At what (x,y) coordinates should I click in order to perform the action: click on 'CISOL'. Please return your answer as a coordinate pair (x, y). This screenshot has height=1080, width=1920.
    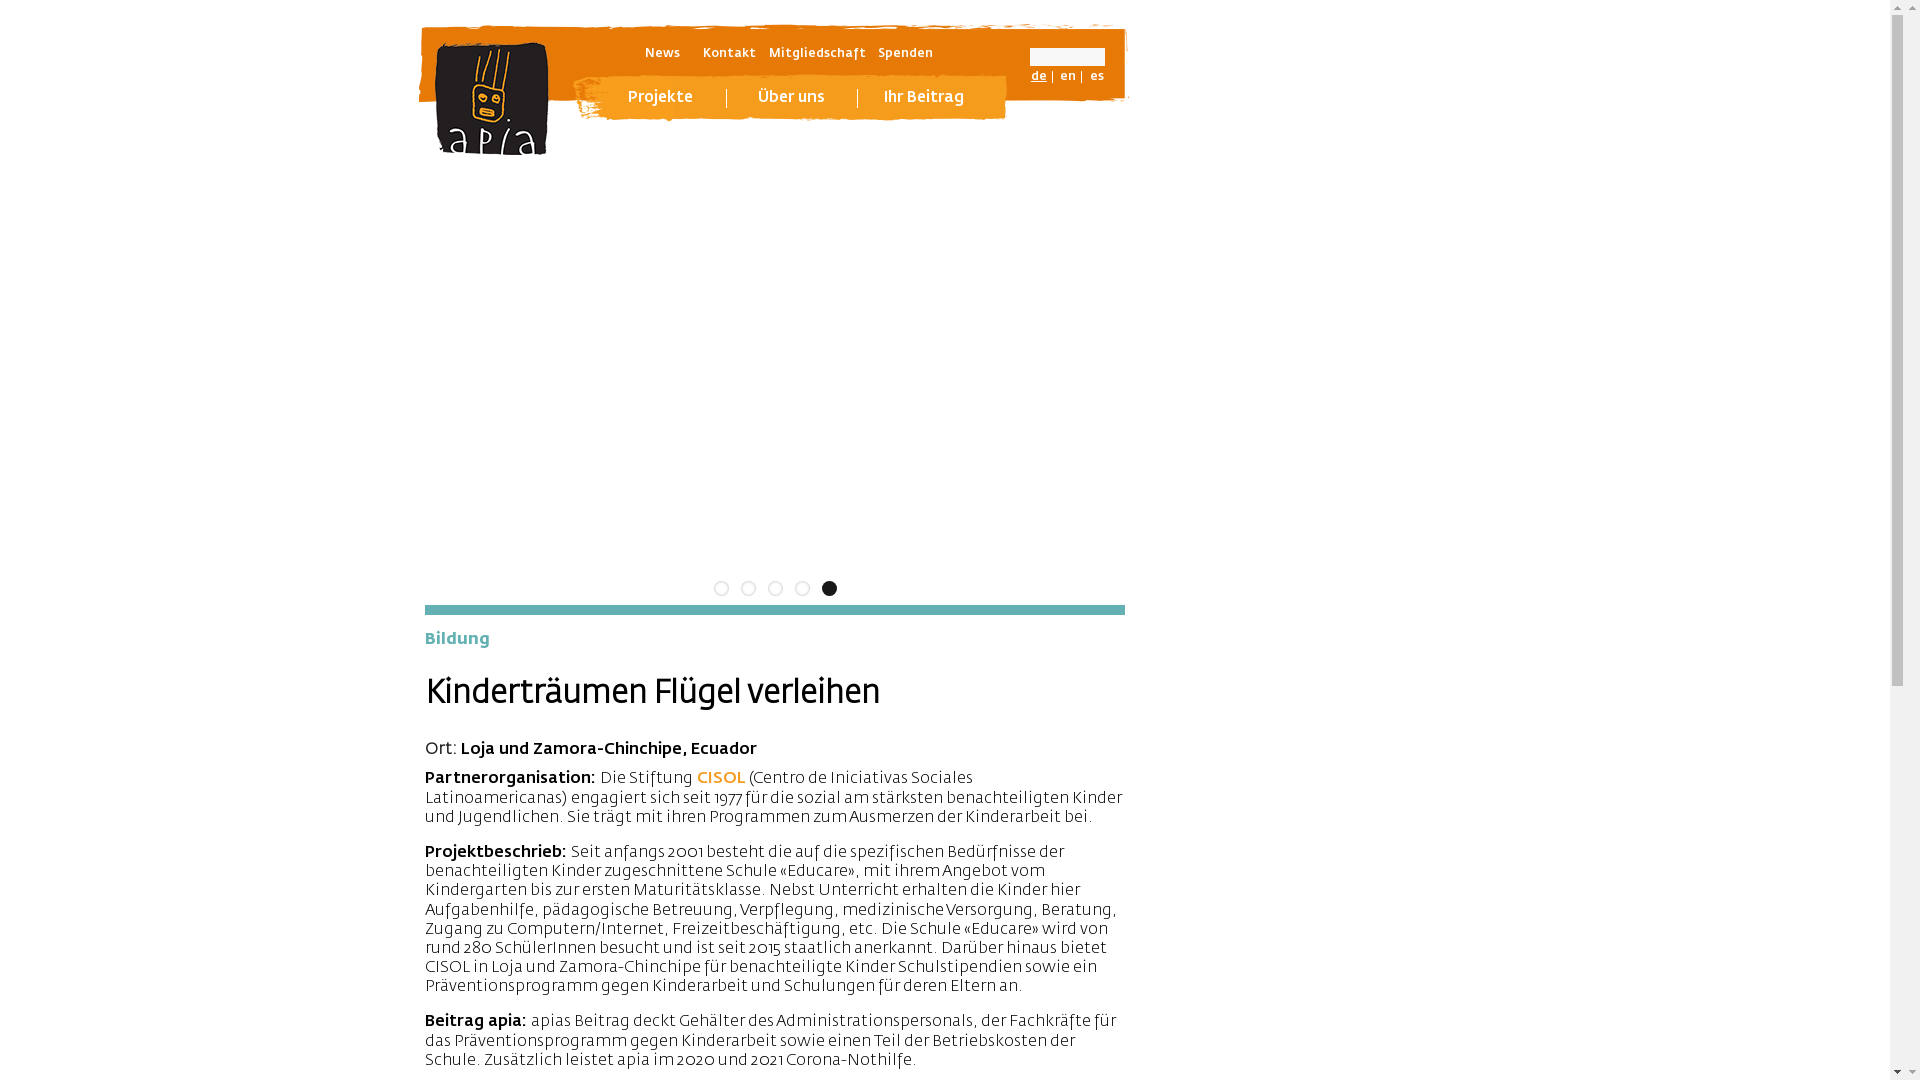
    Looking at the image, I should click on (720, 778).